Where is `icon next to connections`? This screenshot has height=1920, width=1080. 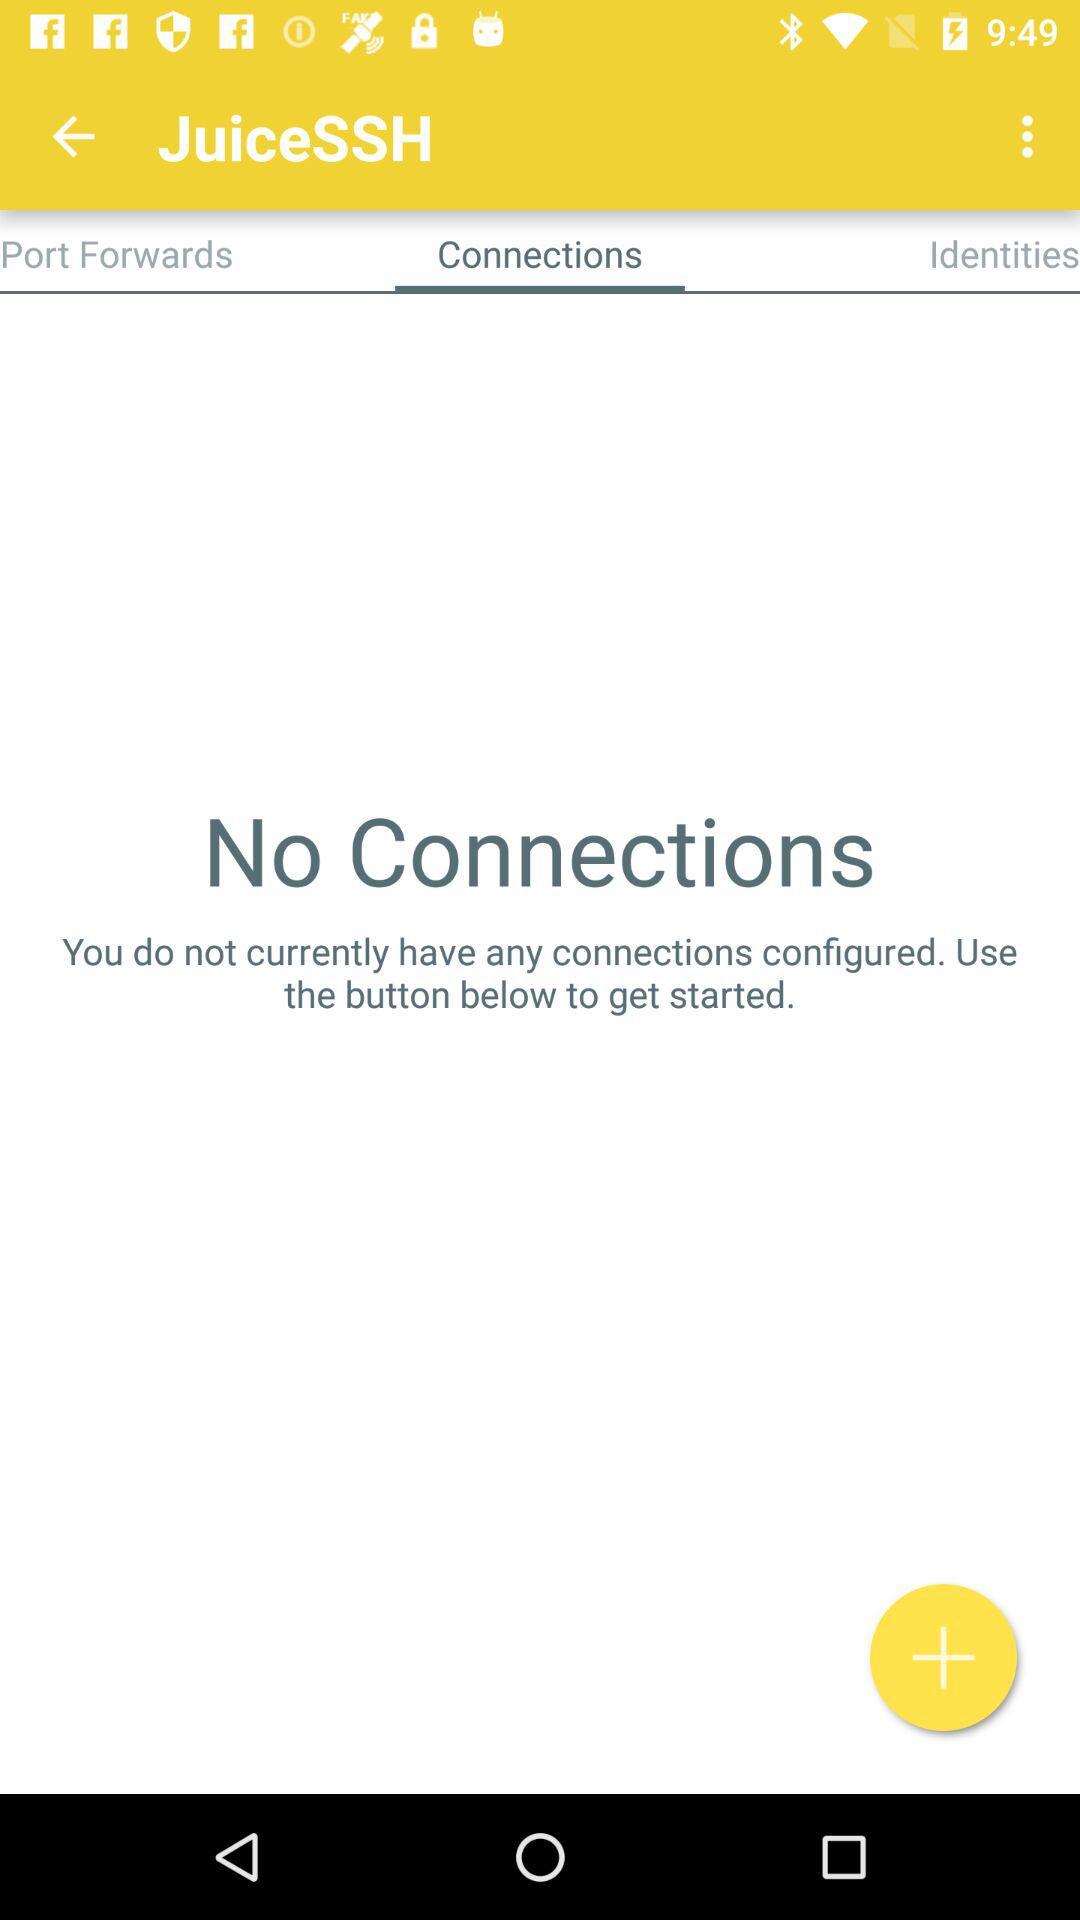 icon next to connections is located at coordinates (1004, 252).